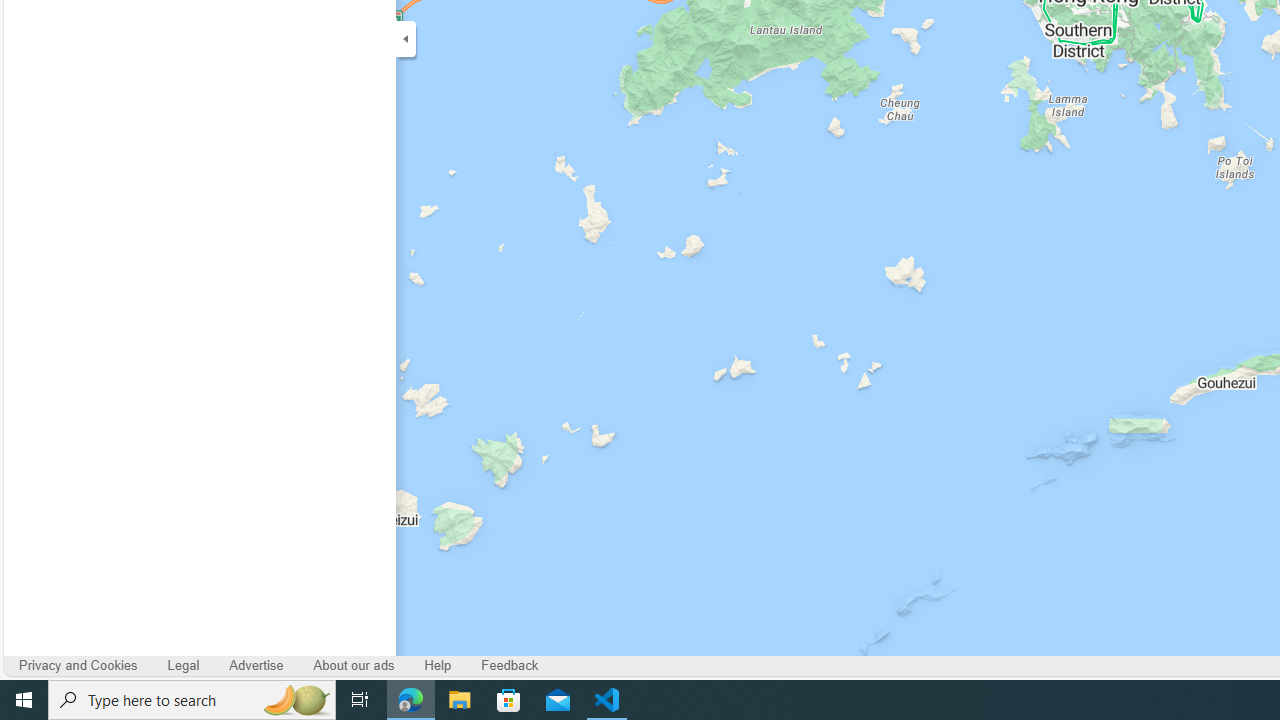  I want to click on 'Feedback', so click(510, 665).